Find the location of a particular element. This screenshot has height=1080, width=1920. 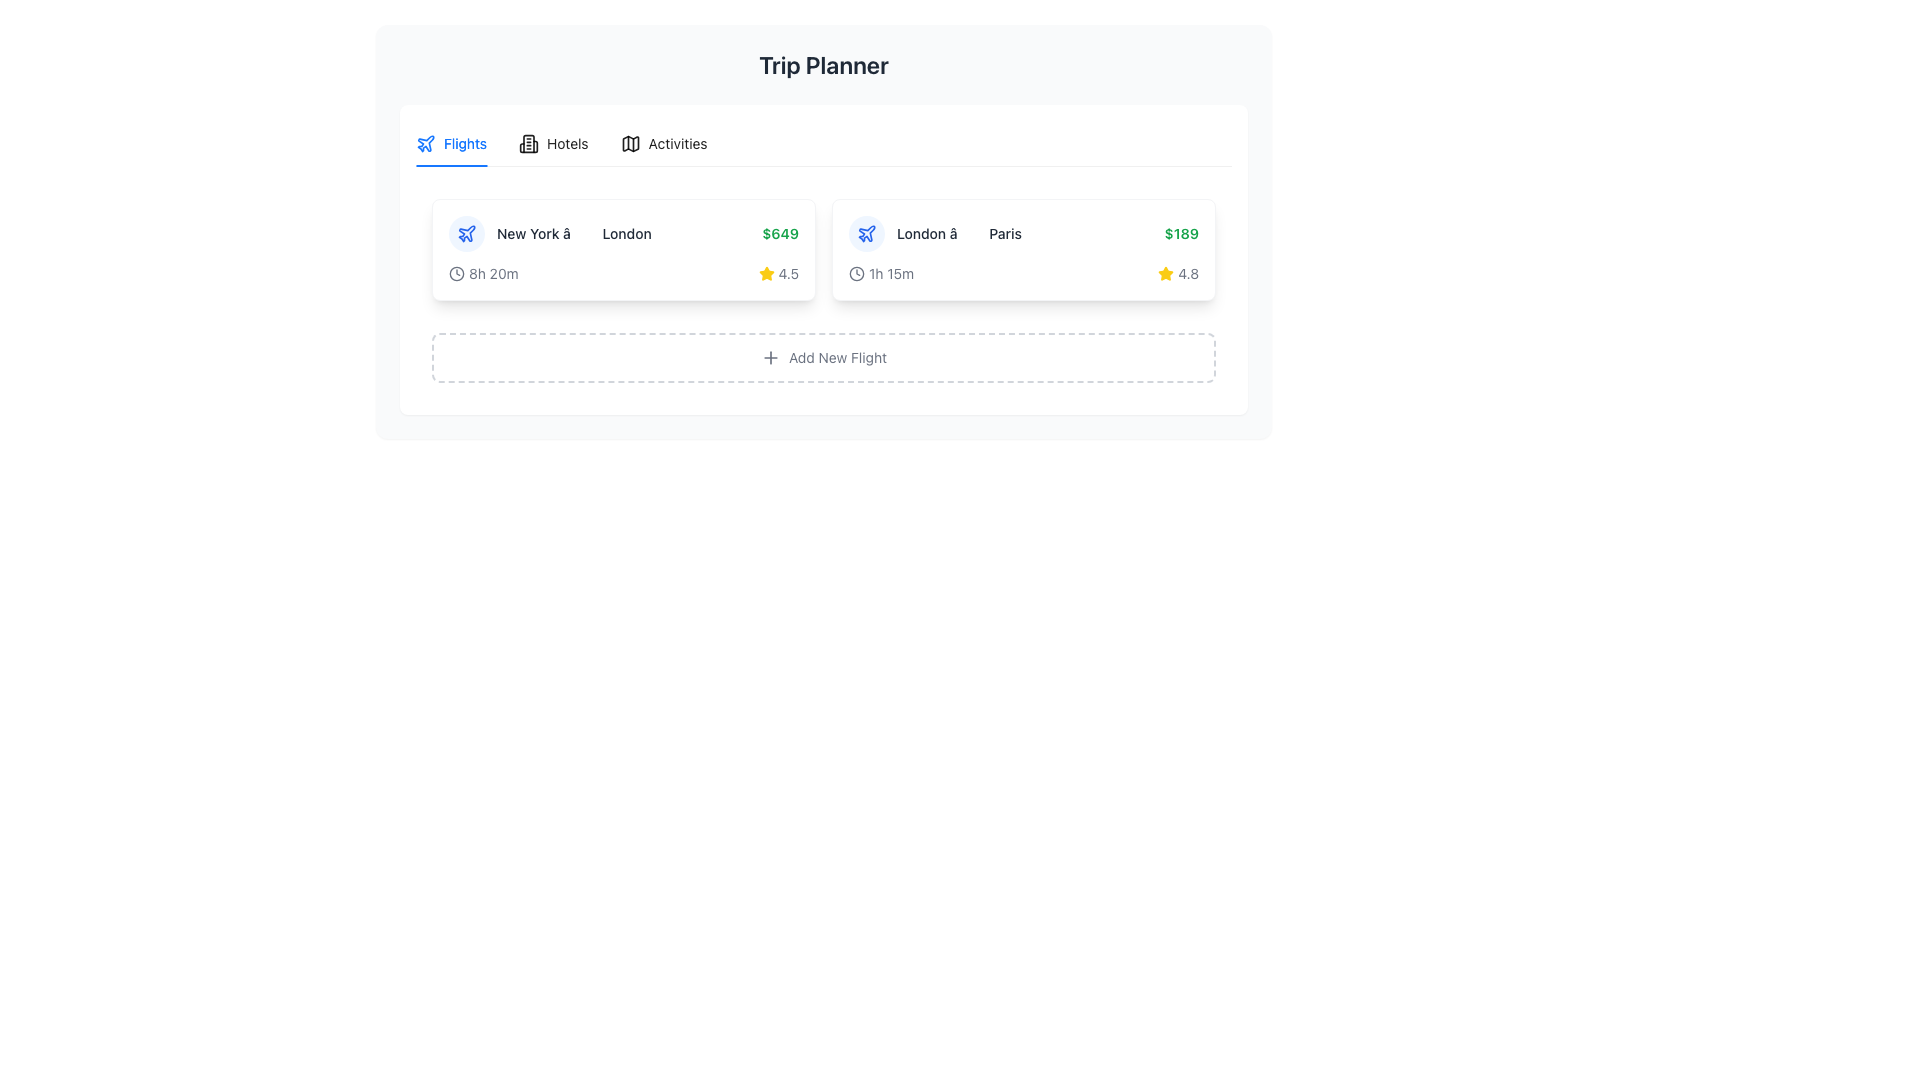

the Star Icon, which indicates a rating for the trip from London to Paris, adjacent to the rating text '4.8' is located at coordinates (1166, 273).